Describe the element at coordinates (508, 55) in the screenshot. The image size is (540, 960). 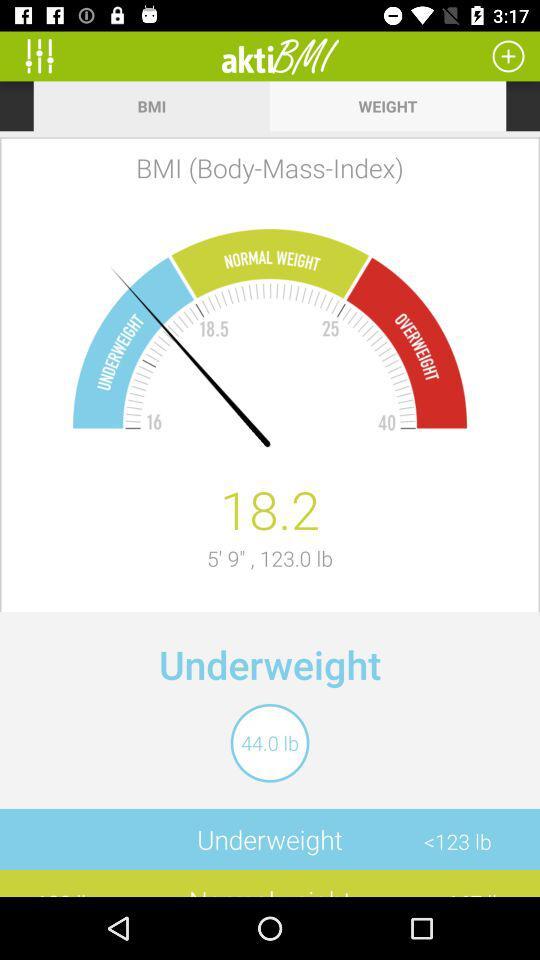
I see `input` at that location.